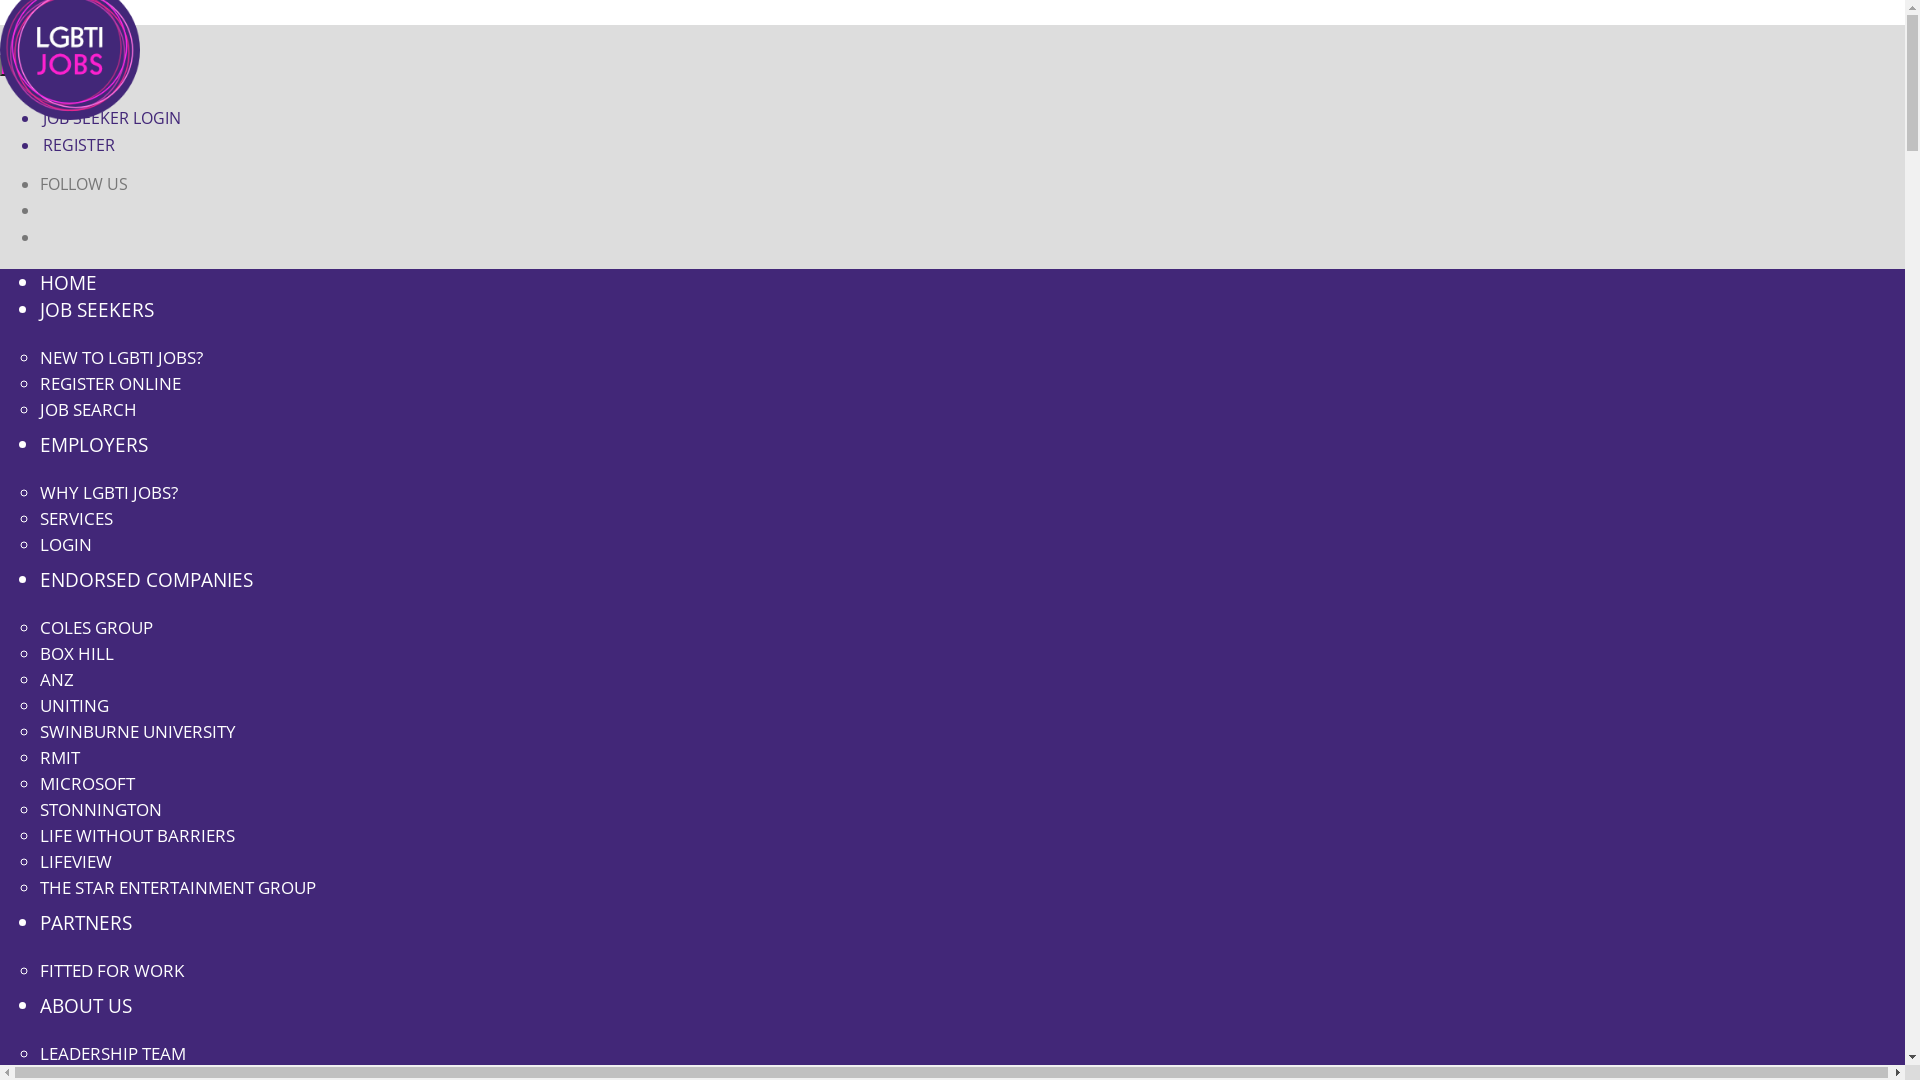 This screenshot has width=1920, height=1080. What do you see at coordinates (95, 309) in the screenshot?
I see `'JOB SEEKERS'` at bounding box center [95, 309].